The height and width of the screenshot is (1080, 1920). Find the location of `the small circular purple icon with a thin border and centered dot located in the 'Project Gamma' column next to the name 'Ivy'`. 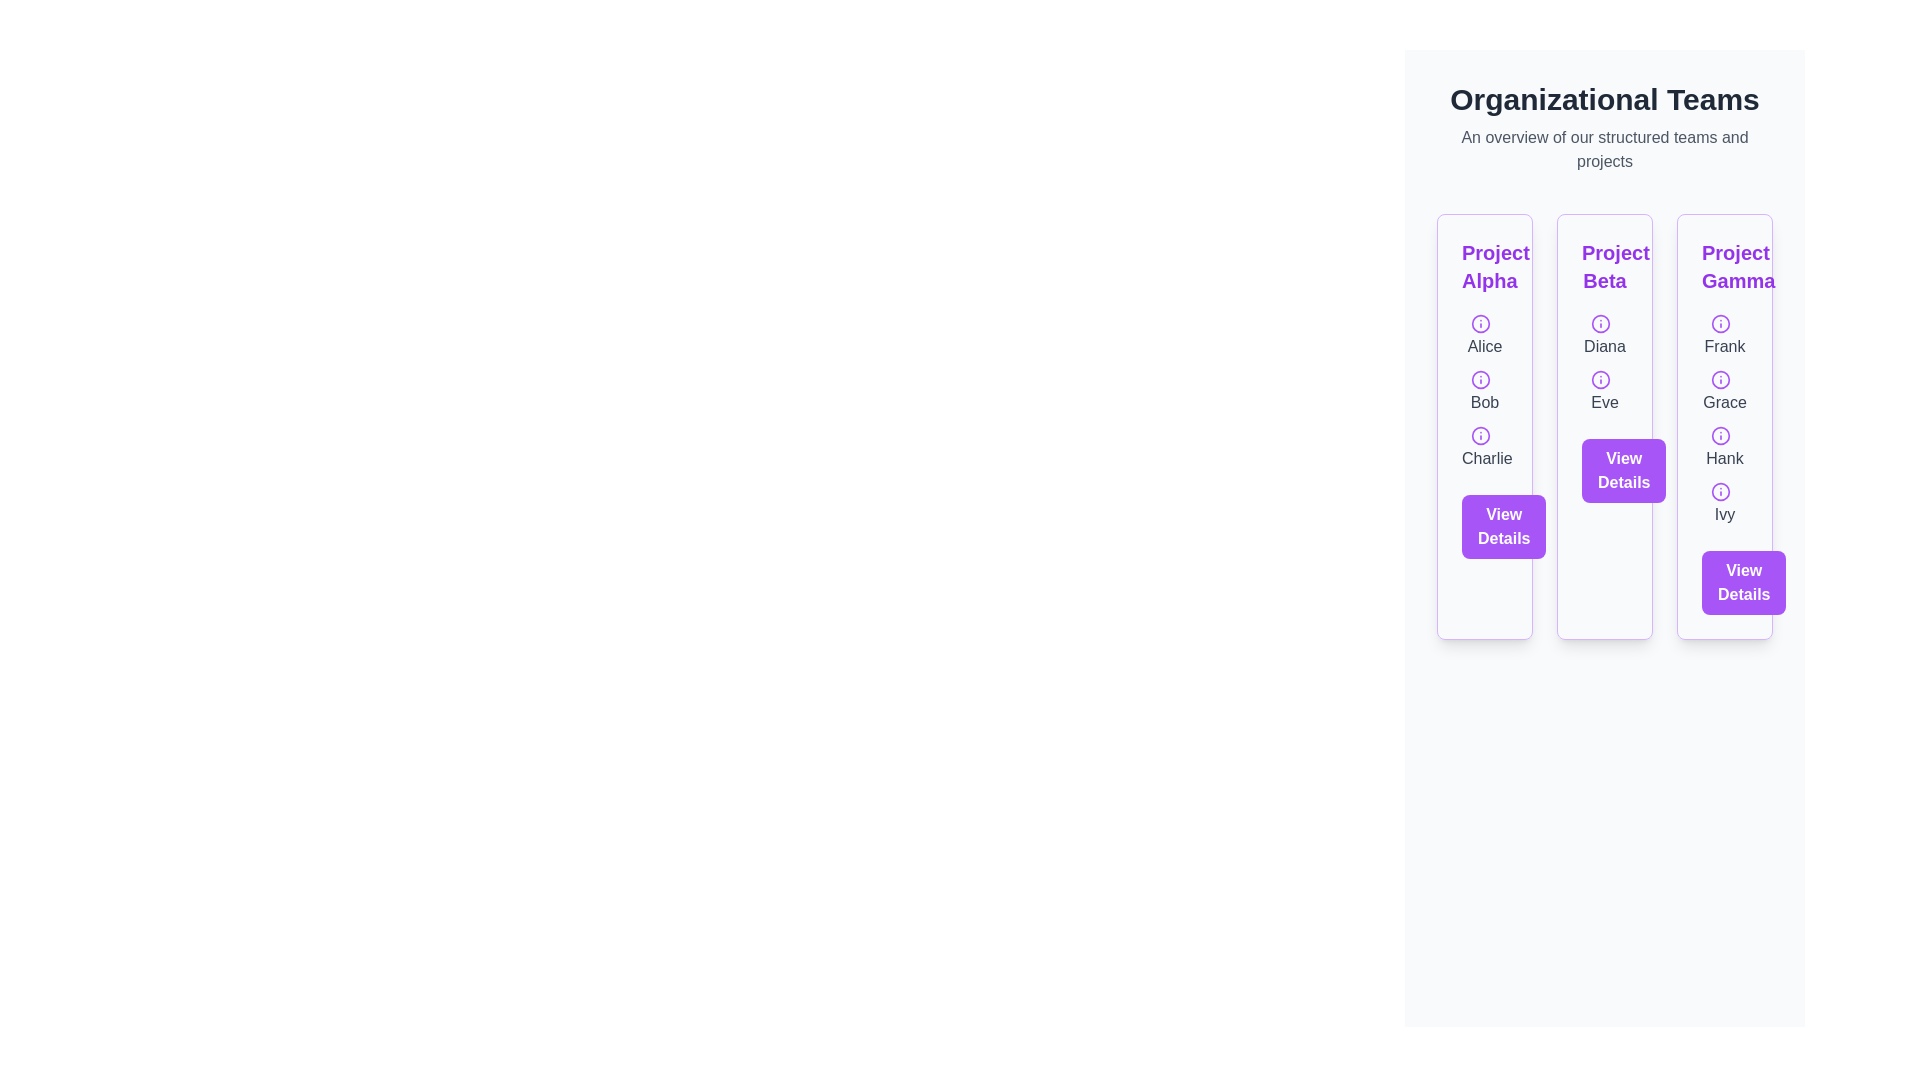

the small circular purple icon with a thin border and centered dot located in the 'Project Gamma' column next to the name 'Ivy' is located at coordinates (1720, 490).